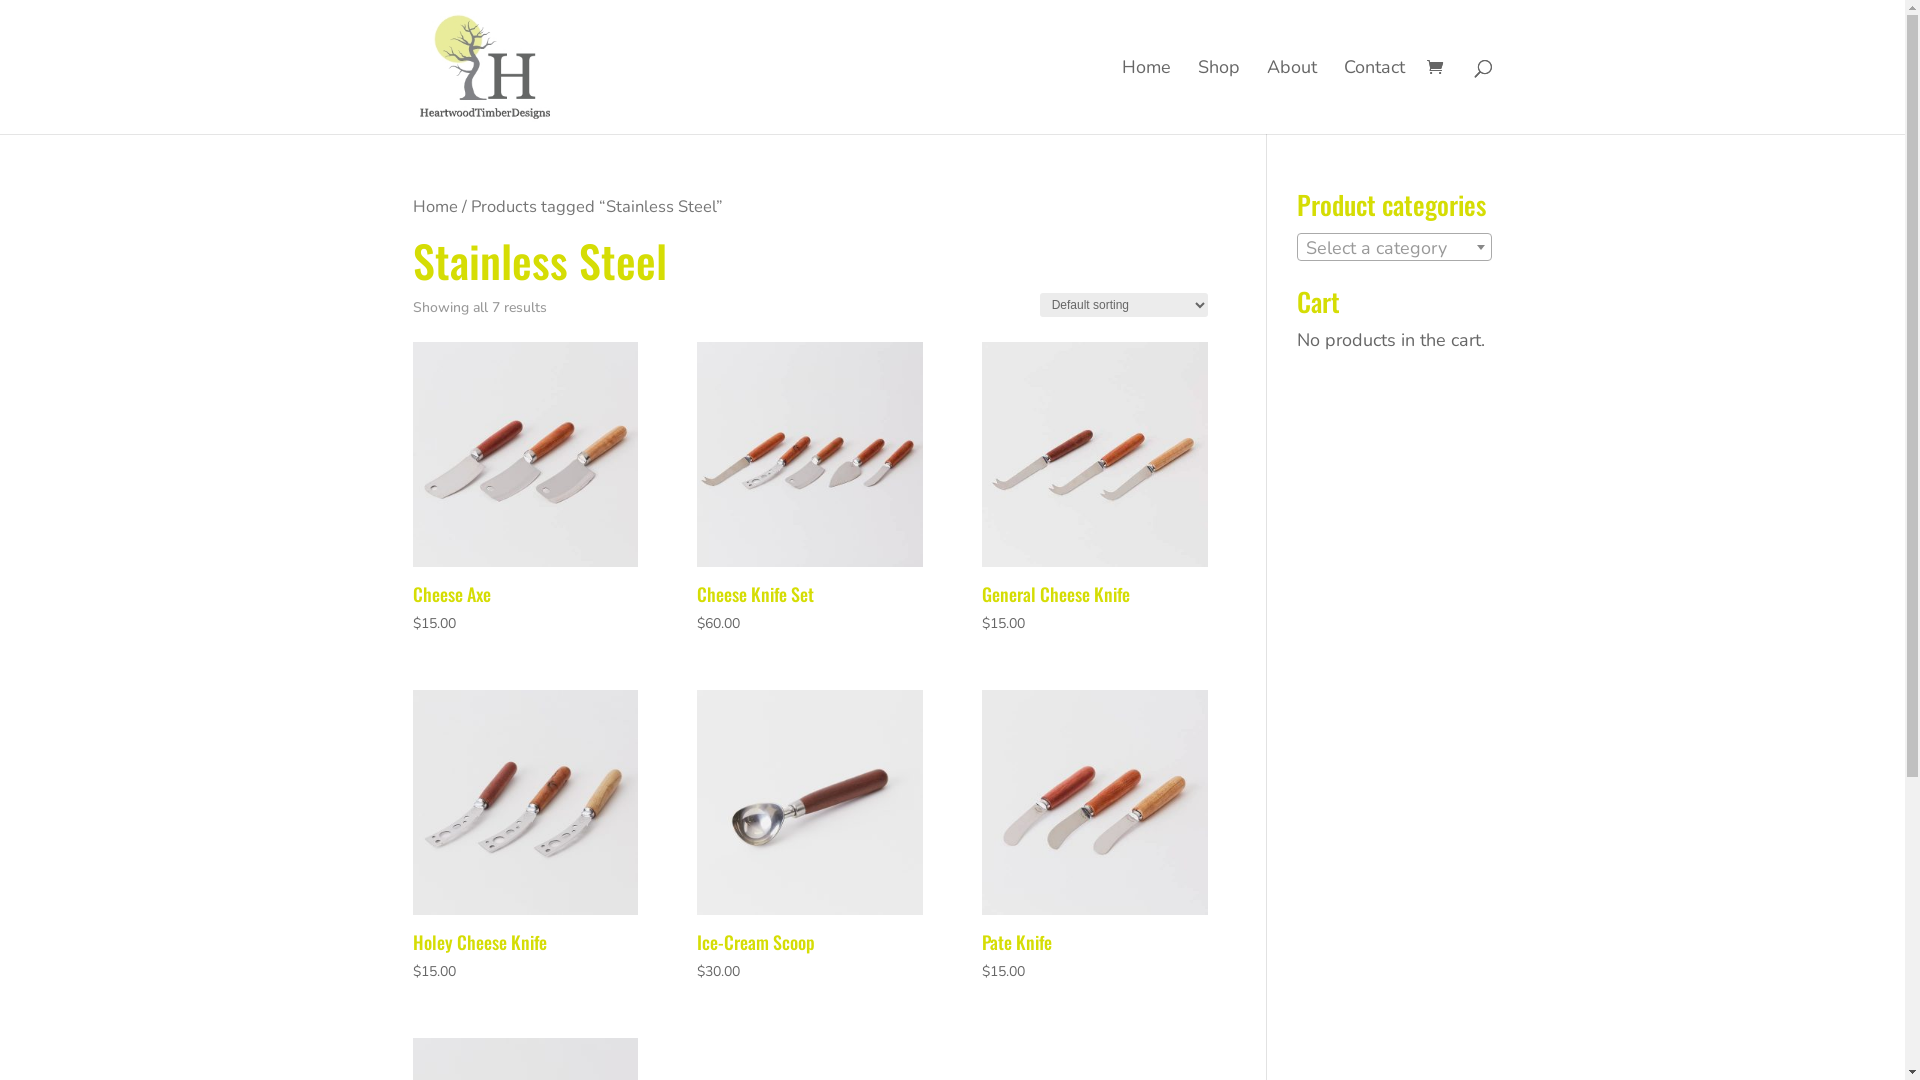 The image size is (1920, 1080). I want to click on 'Cheese Knife Set, so click(809, 489).